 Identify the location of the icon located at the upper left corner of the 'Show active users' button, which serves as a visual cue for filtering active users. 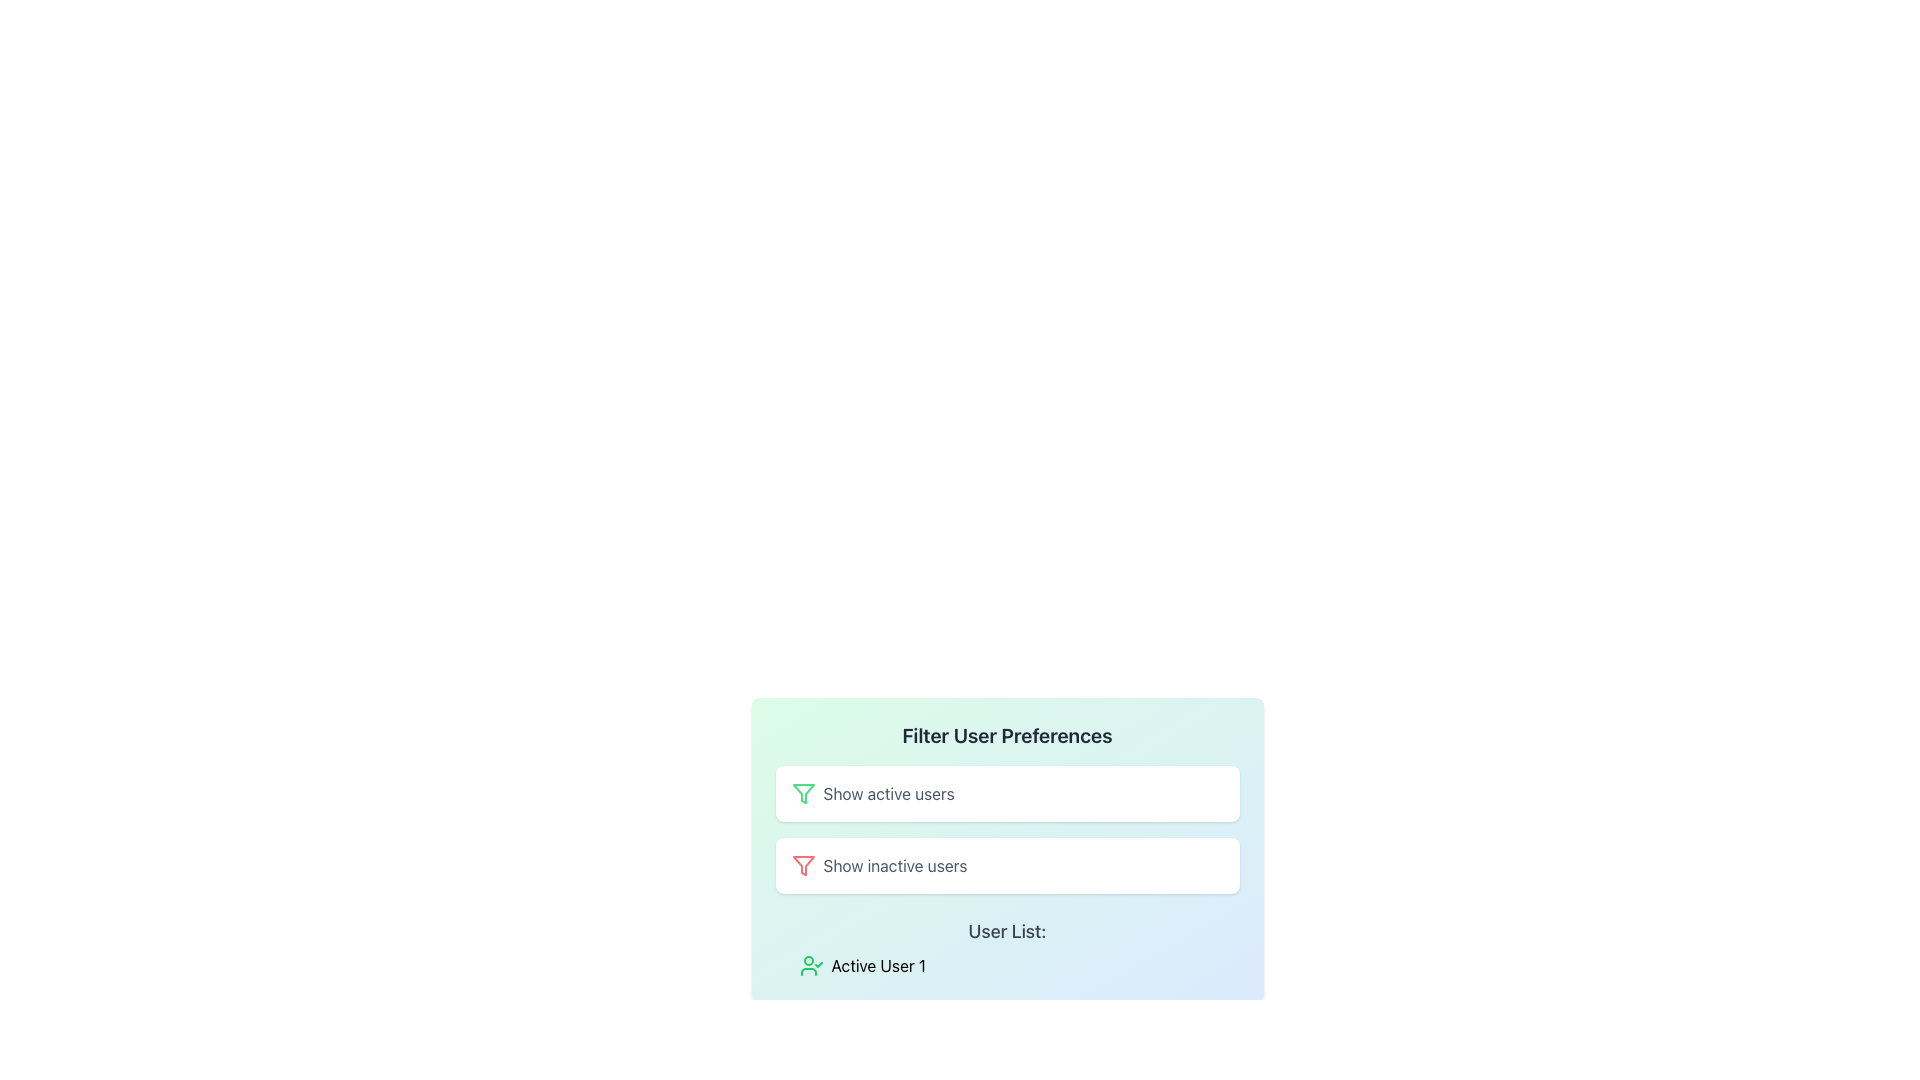
(803, 865).